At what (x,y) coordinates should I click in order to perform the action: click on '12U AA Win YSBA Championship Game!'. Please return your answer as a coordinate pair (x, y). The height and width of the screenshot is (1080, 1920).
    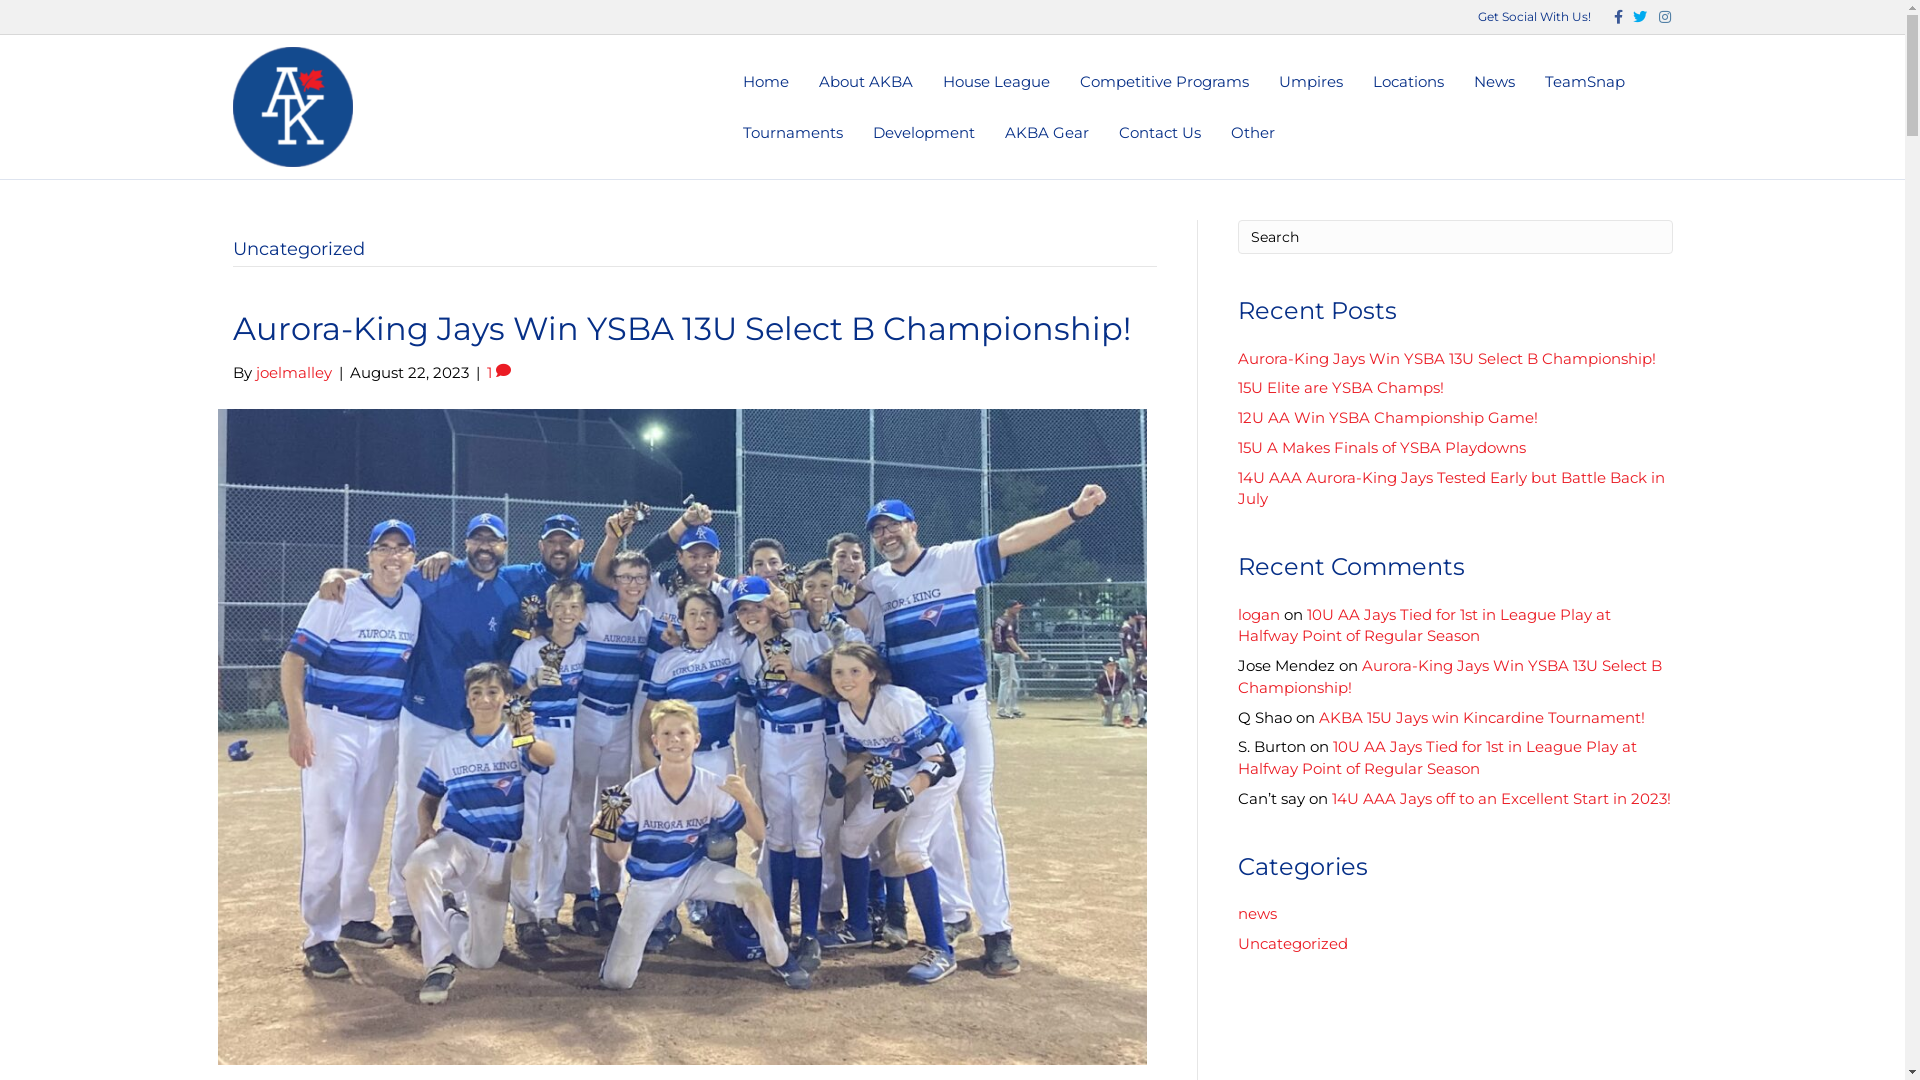
    Looking at the image, I should click on (1386, 416).